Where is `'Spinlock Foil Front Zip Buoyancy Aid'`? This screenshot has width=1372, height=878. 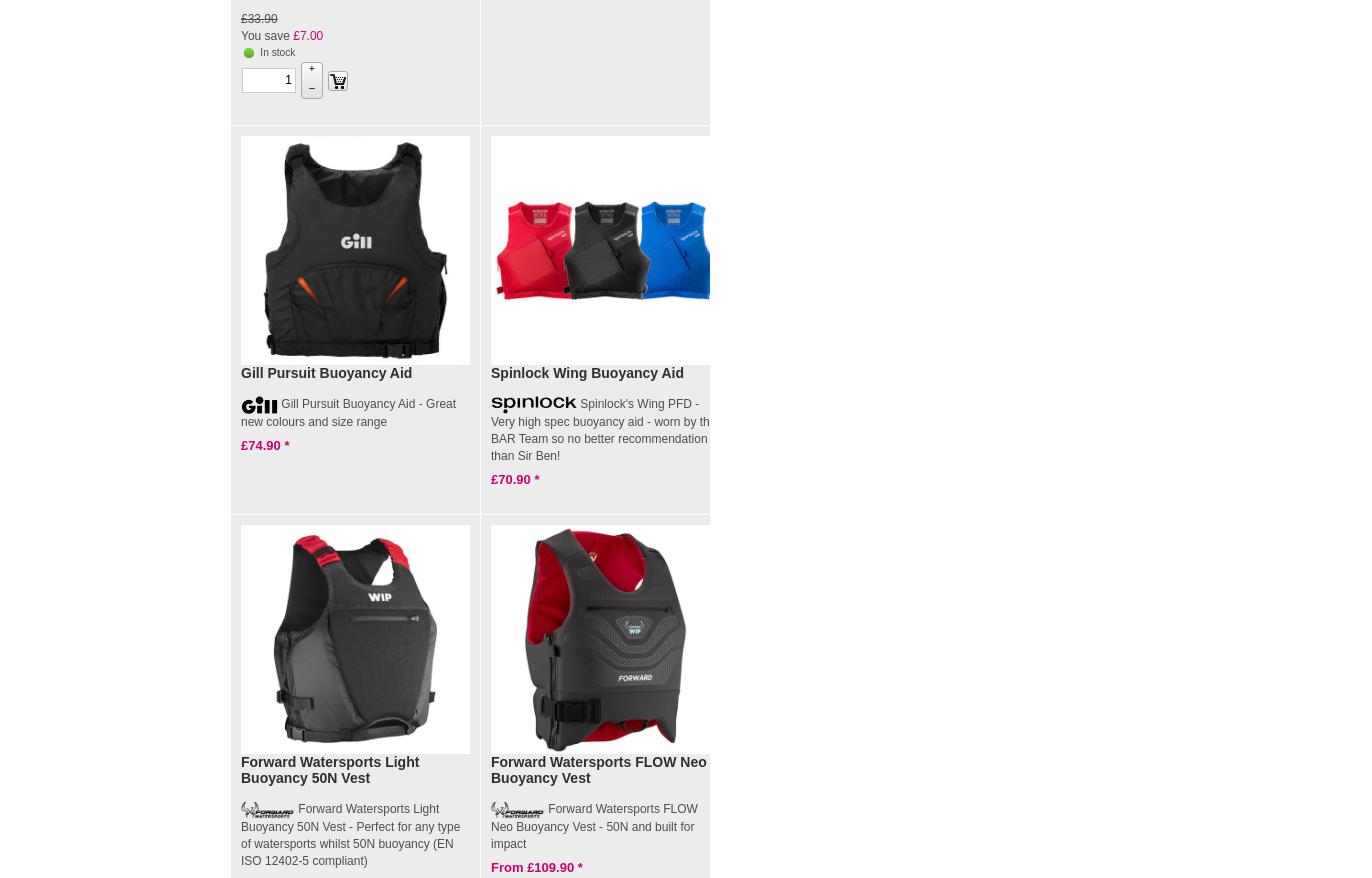
'Spinlock Foil Front Zip Buoyancy Aid' is located at coordinates (852, 379).